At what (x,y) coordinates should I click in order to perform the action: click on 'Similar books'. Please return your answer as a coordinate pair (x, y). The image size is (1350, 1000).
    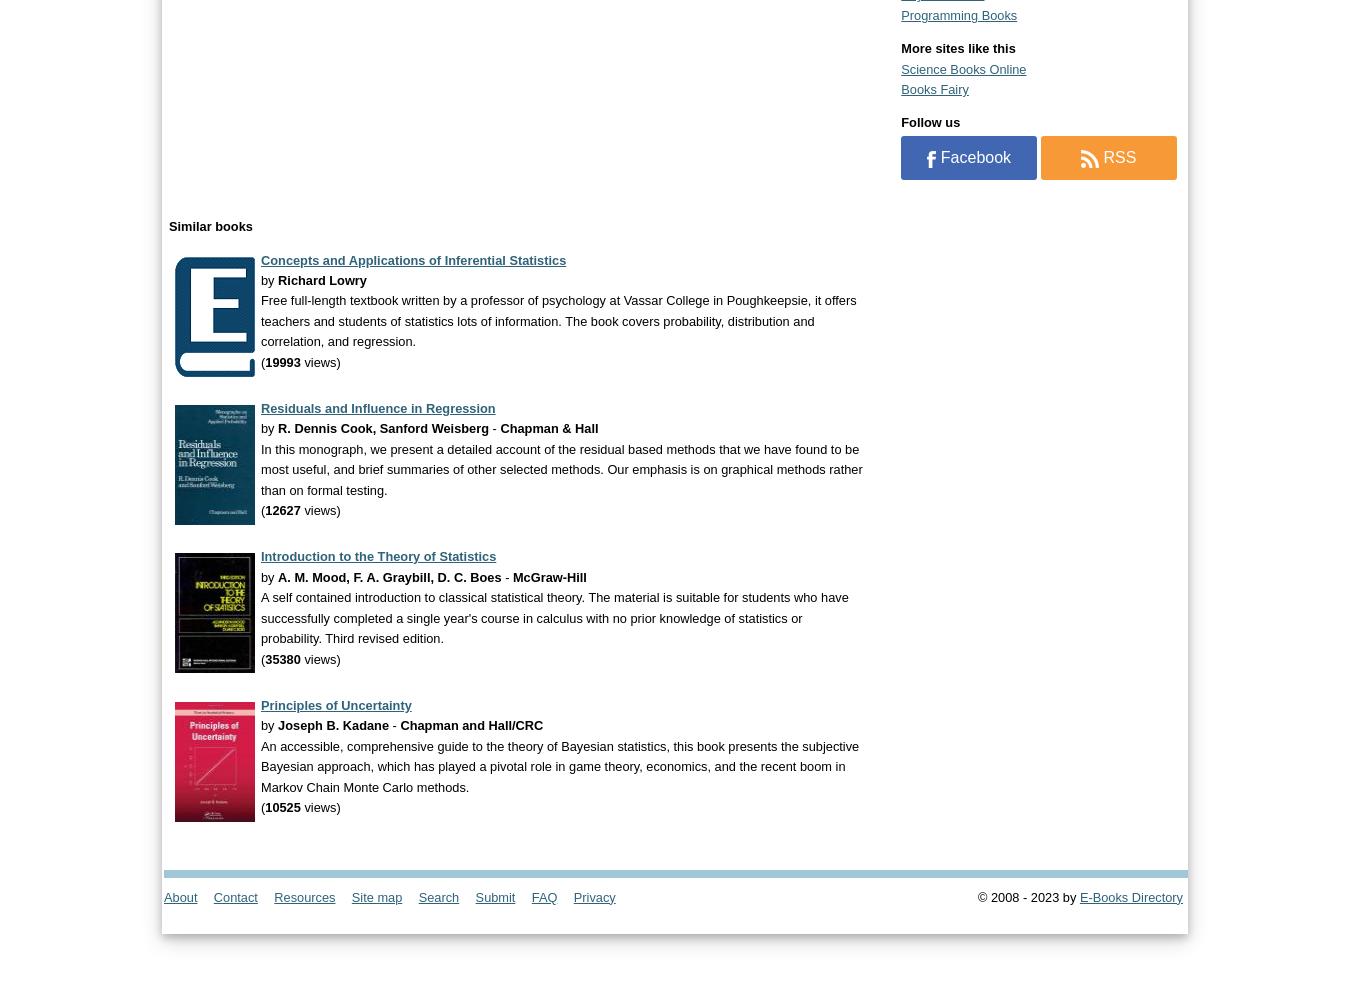
    Looking at the image, I should click on (210, 225).